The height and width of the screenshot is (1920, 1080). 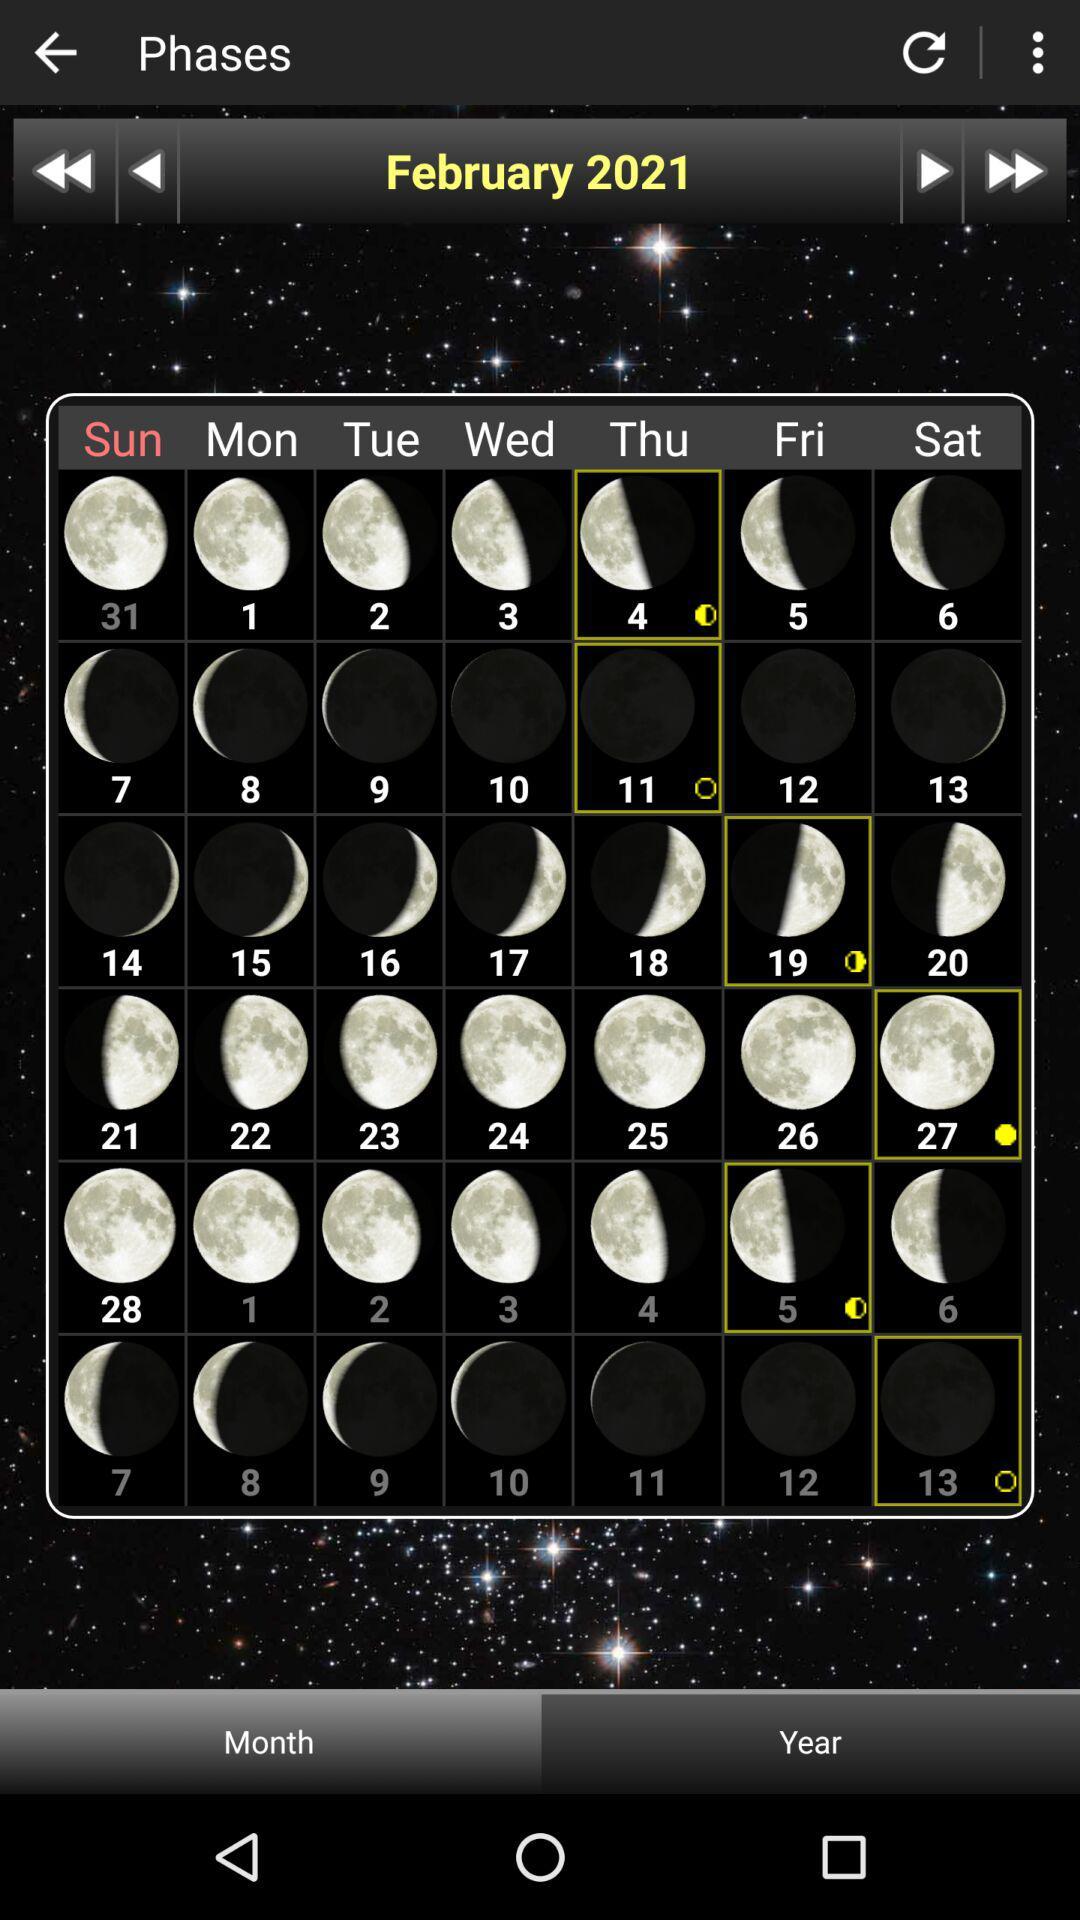 What do you see at coordinates (508, 727) in the screenshot?
I see `the date 10` at bounding box center [508, 727].